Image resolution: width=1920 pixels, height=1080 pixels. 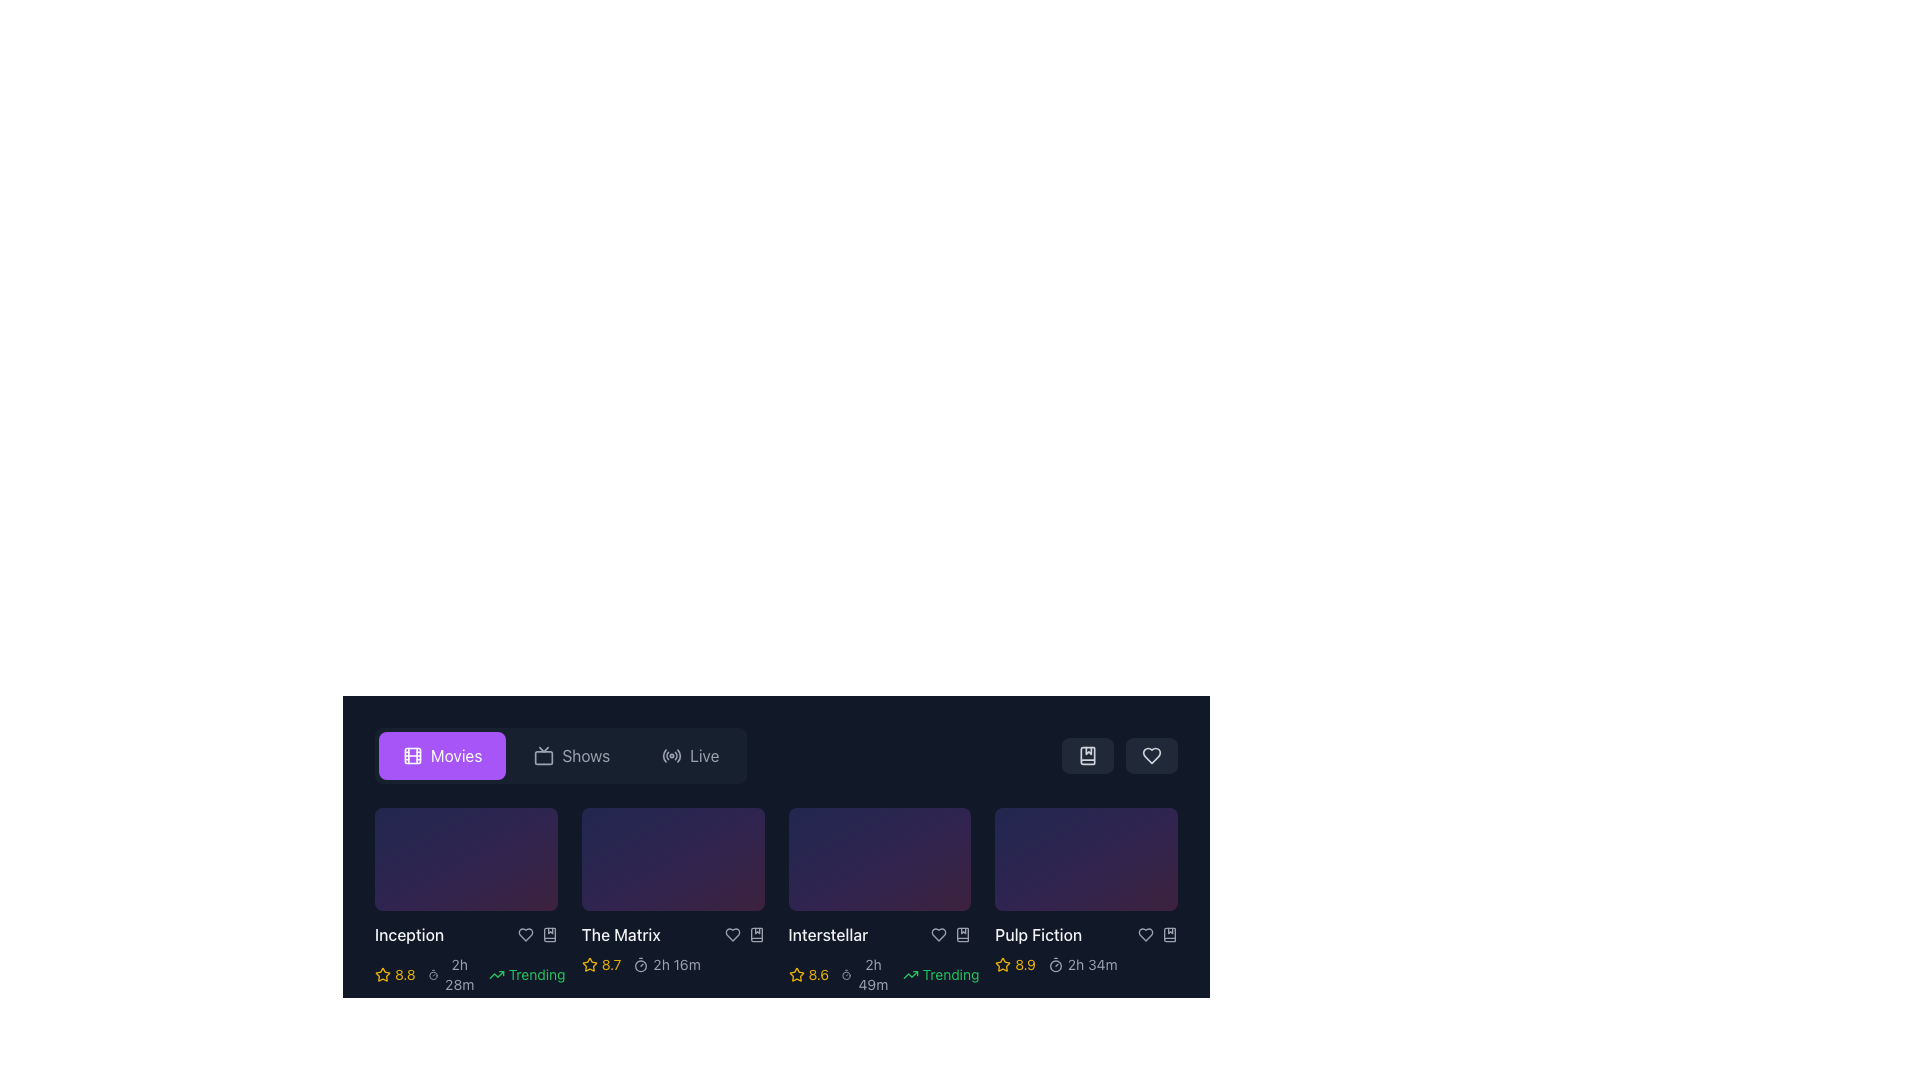 I want to click on the rightmost button labeled 'Live', so click(x=690, y=756).